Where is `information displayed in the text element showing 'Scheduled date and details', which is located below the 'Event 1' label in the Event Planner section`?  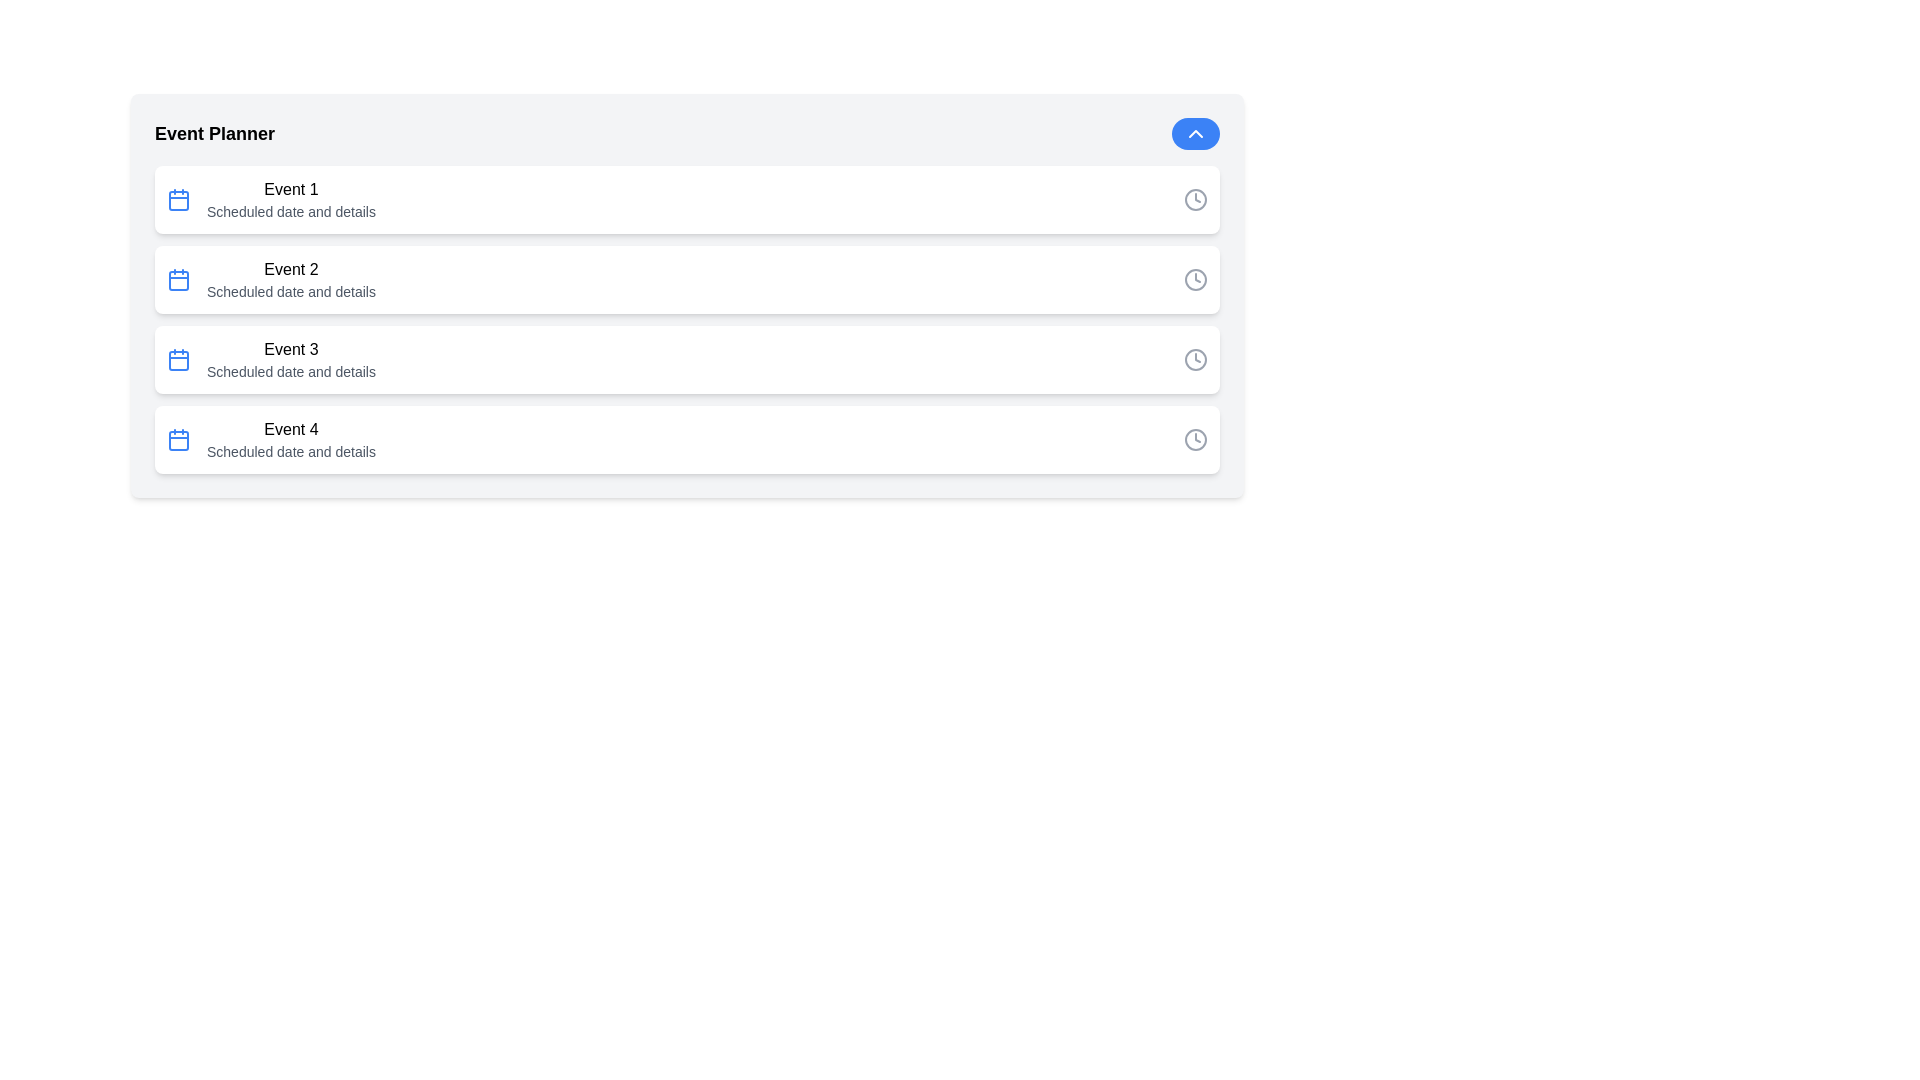 information displayed in the text element showing 'Scheduled date and details', which is located below the 'Event 1' label in the Event Planner section is located at coordinates (290, 212).